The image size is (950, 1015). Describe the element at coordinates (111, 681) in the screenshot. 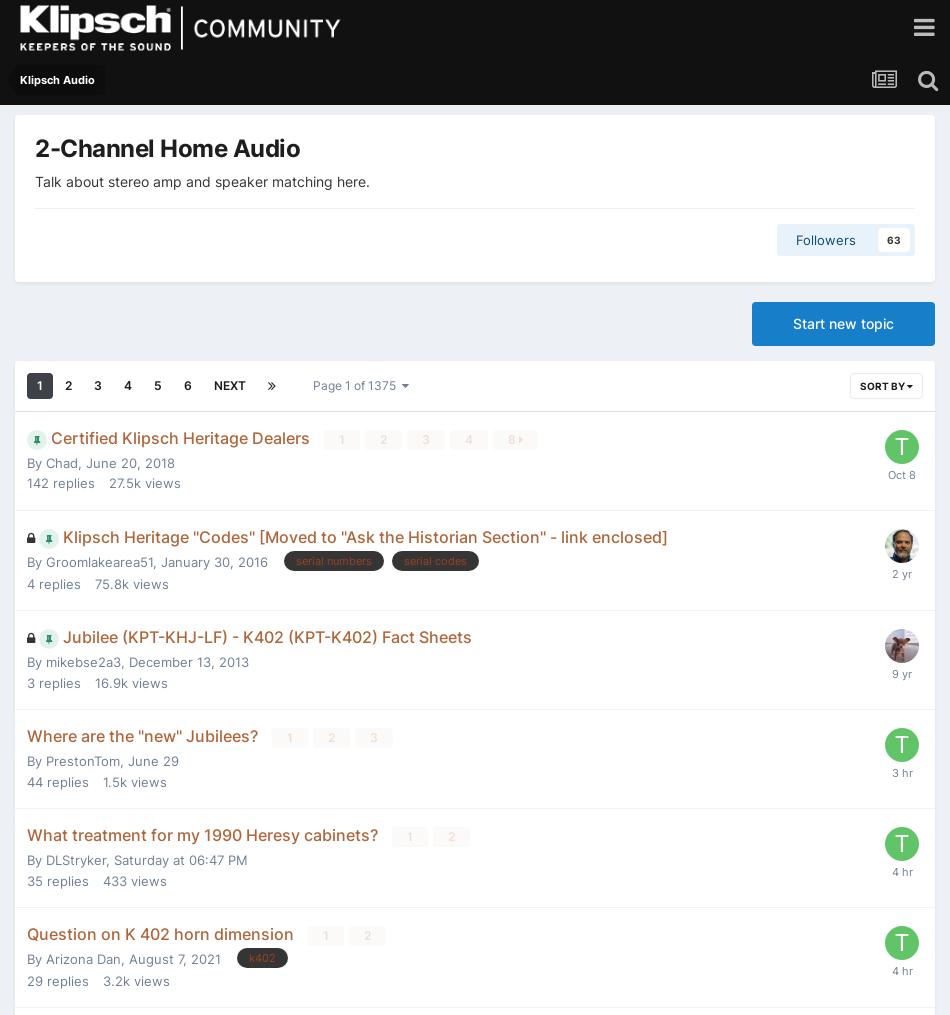

I see `'16.9k'` at that location.